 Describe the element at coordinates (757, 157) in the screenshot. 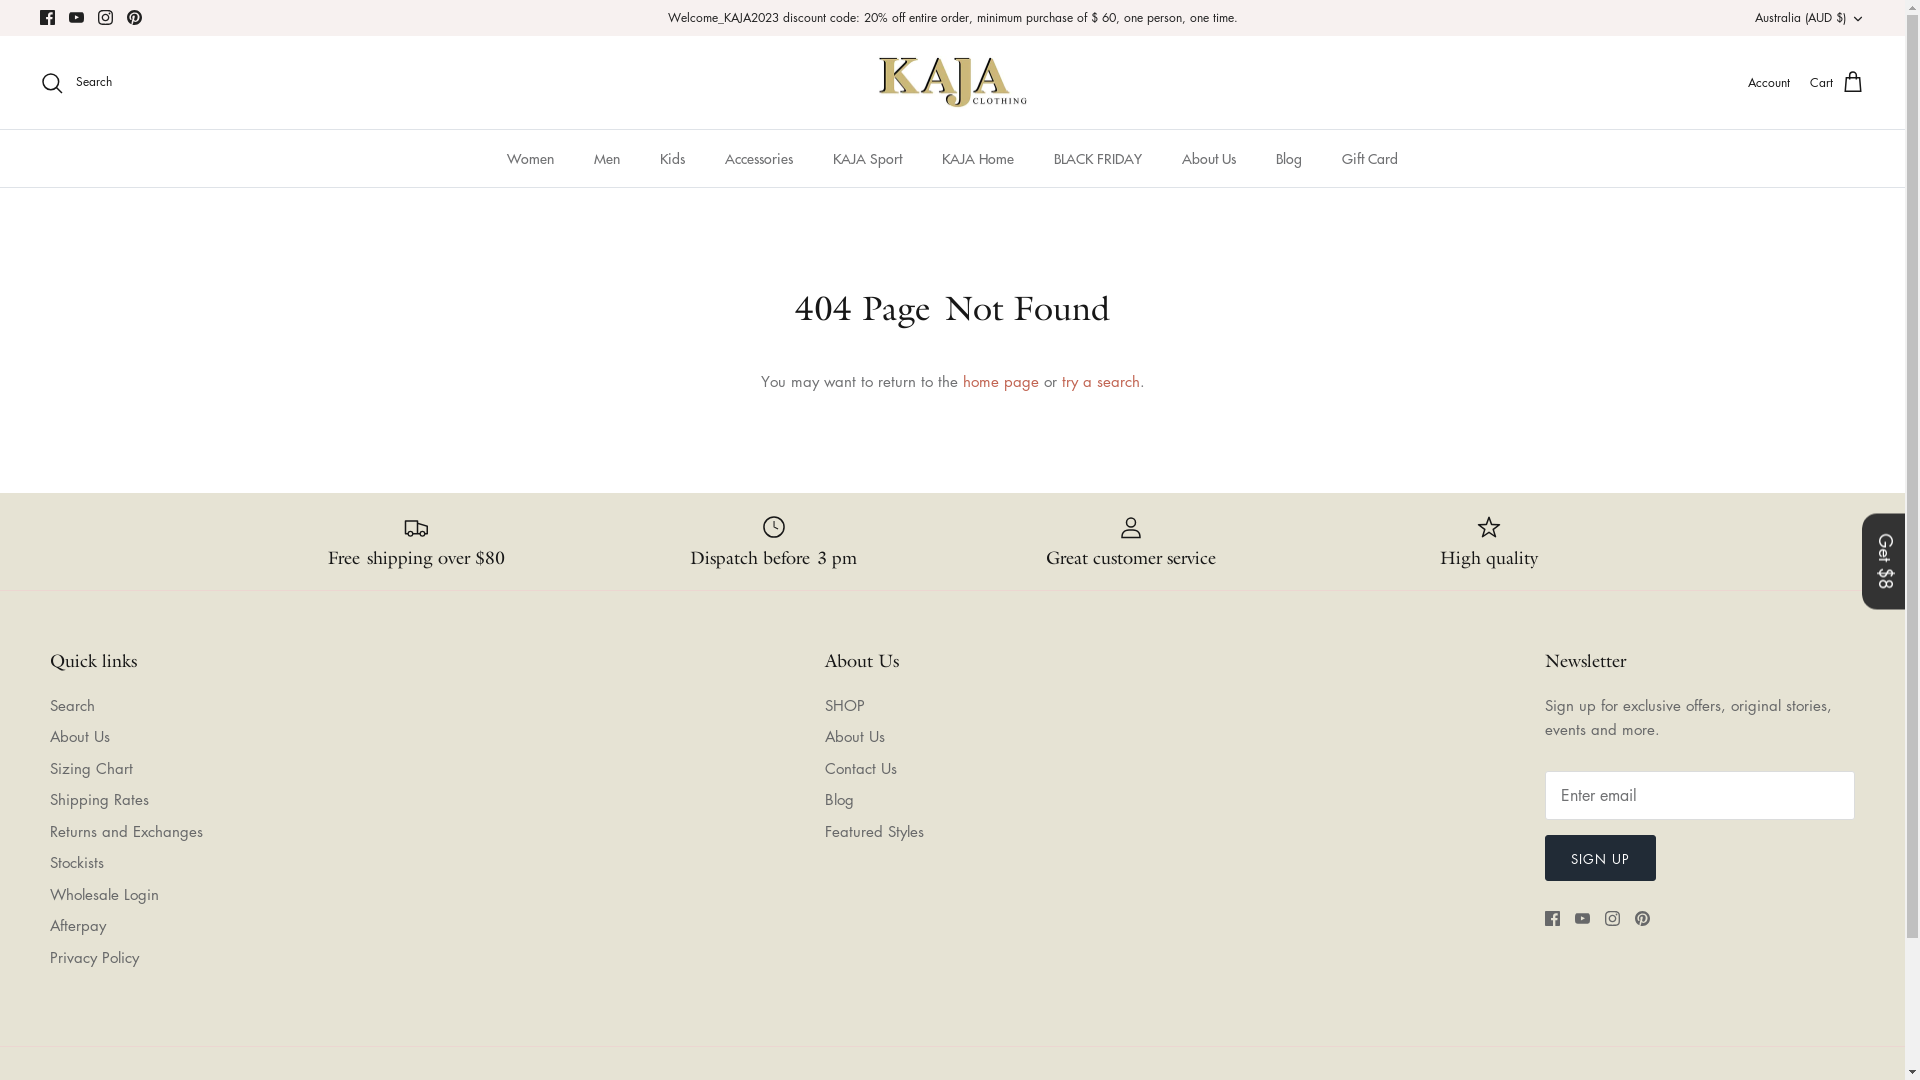

I see `'Accessories'` at that location.